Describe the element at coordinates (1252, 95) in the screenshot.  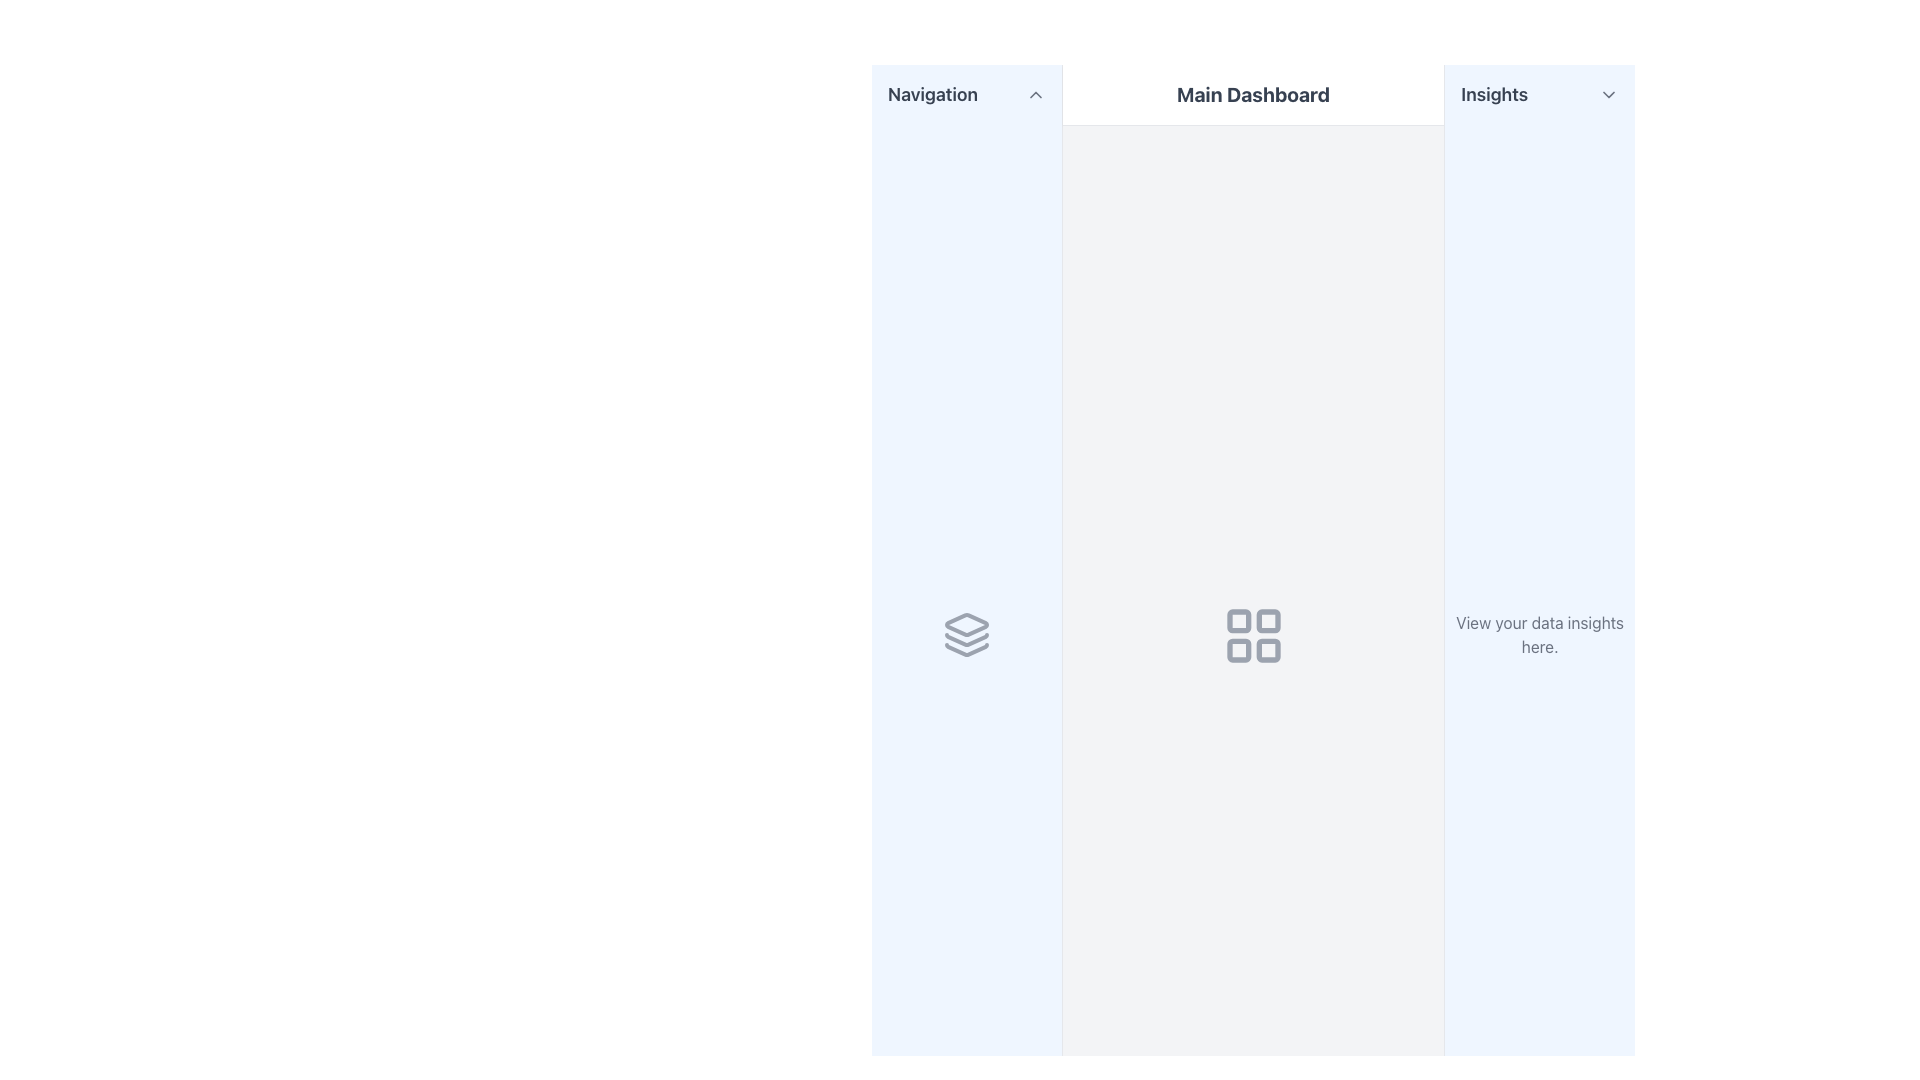
I see `the 'Main Dashboard' text label` at that location.